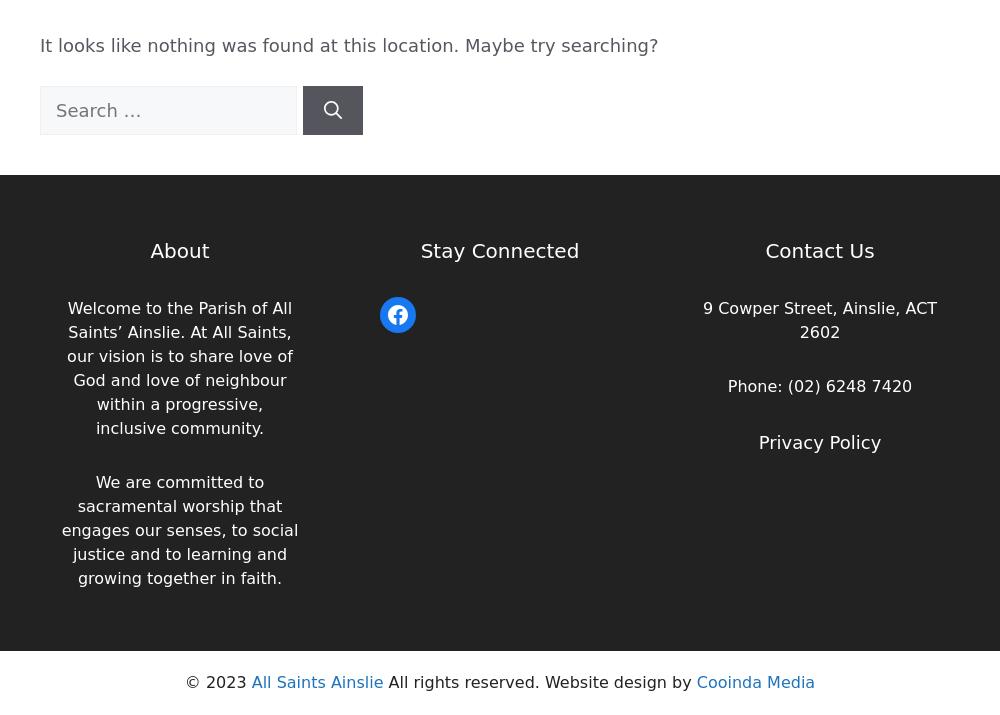  What do you see at coordinates (818, 386) in the screenshot?
I see `'Phone: (02) 6248 7420'` at bounding box center [818, 386].